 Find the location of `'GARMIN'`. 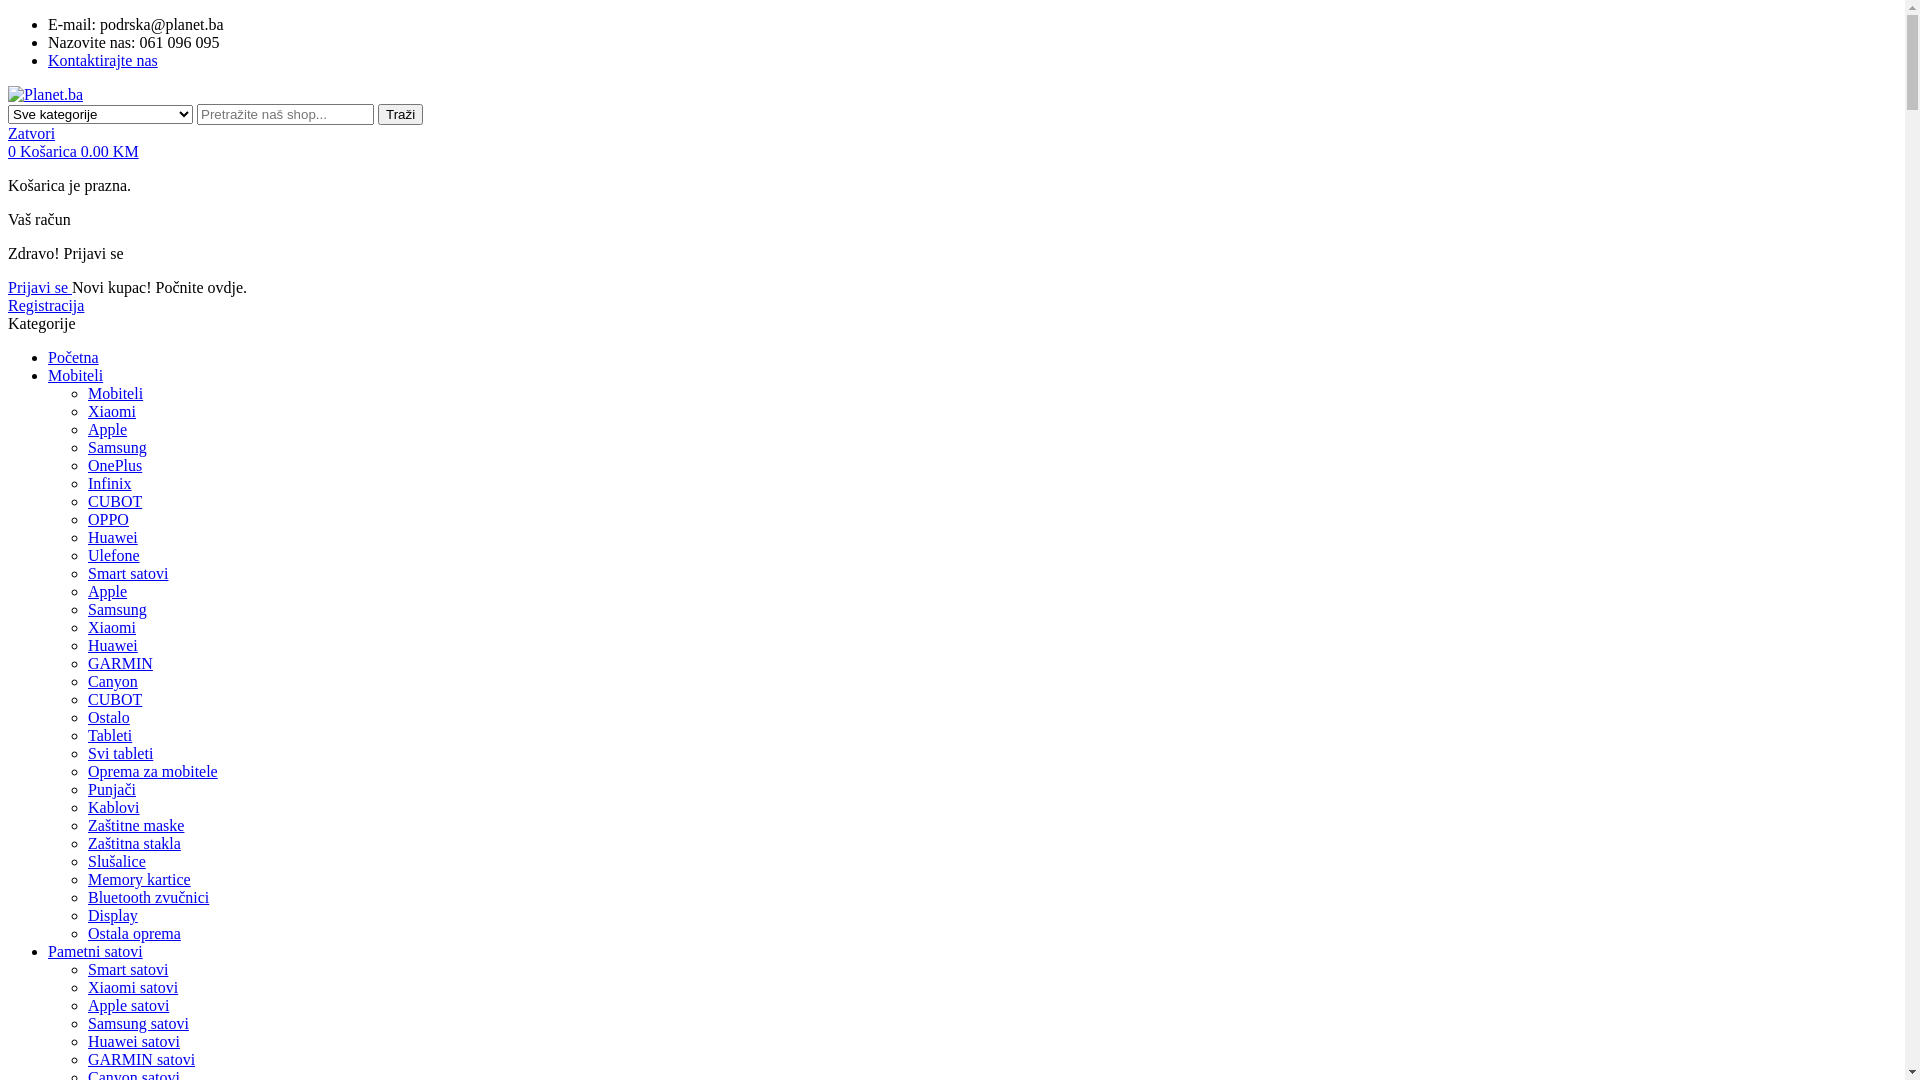

'GARMIN' is located at coordinates (86, 663).